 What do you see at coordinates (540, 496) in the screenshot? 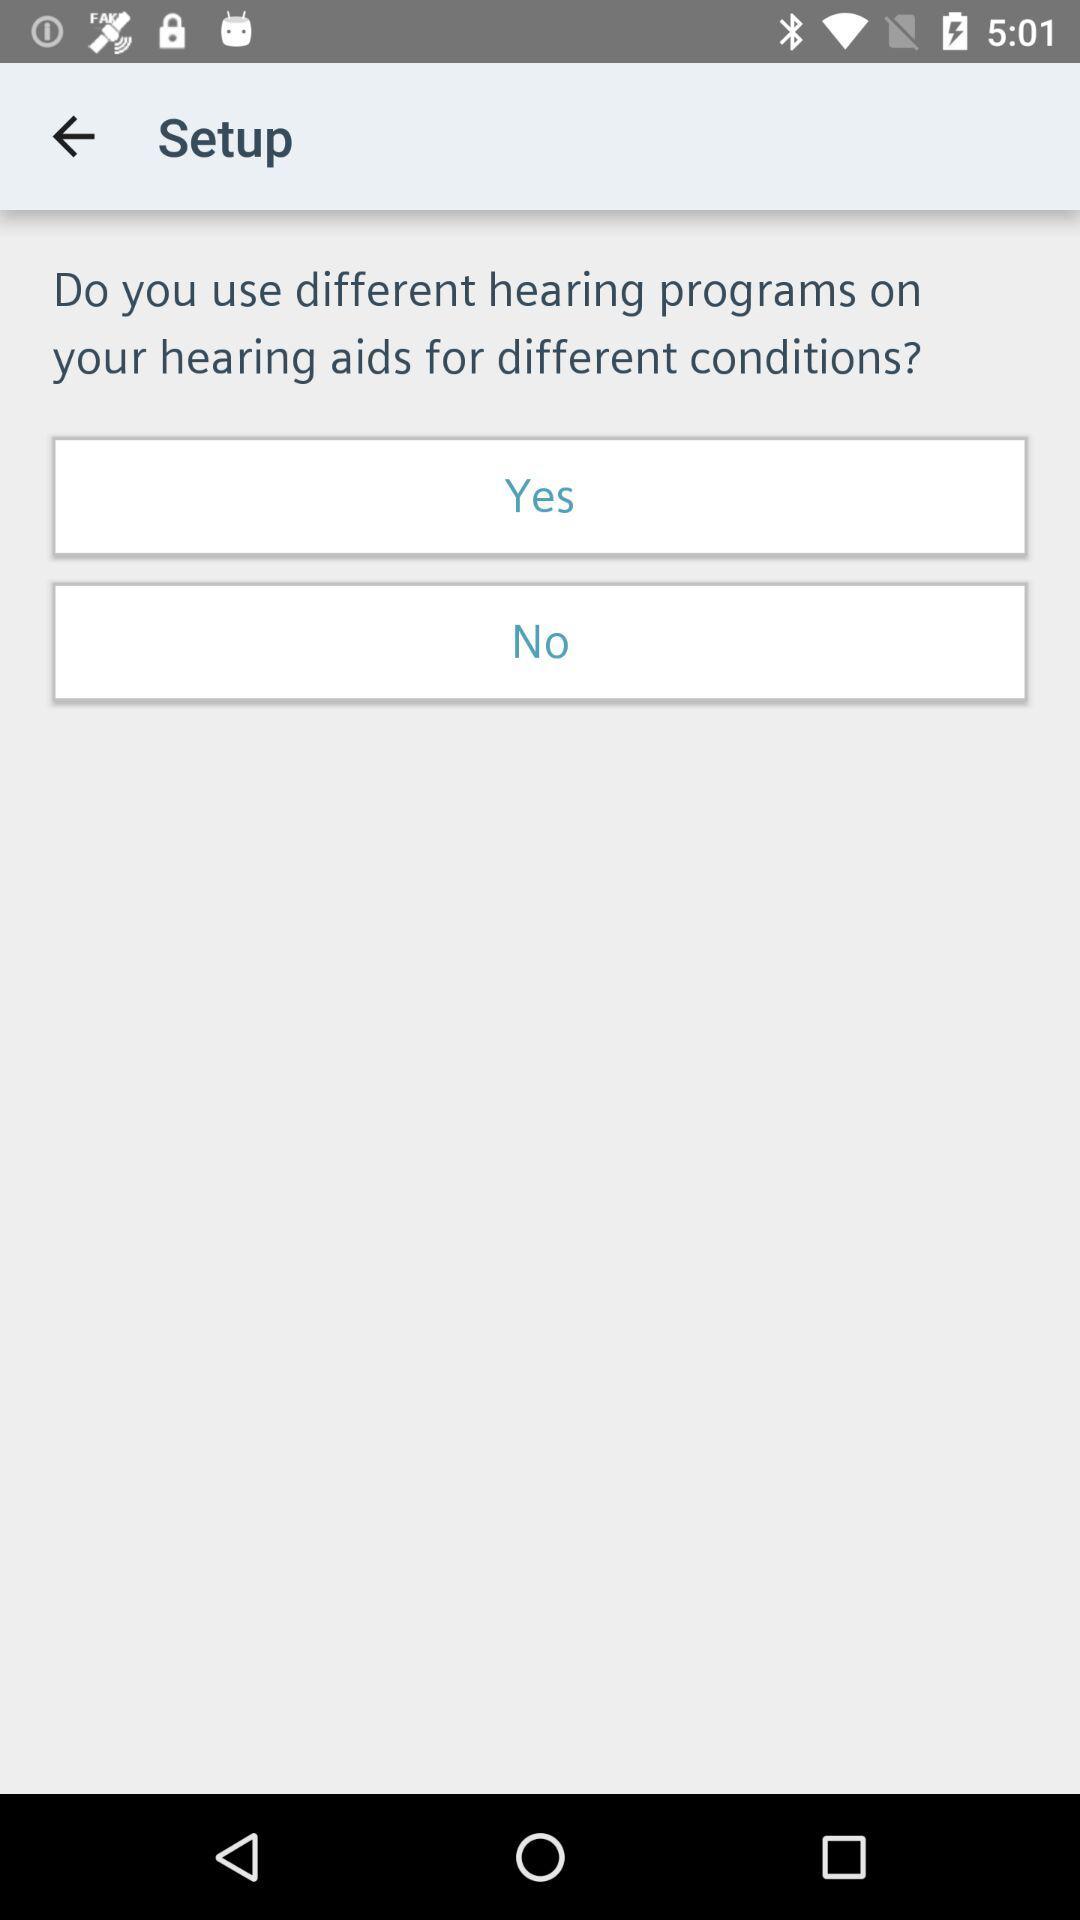
I see `yes` at bounding box center [540, 496].